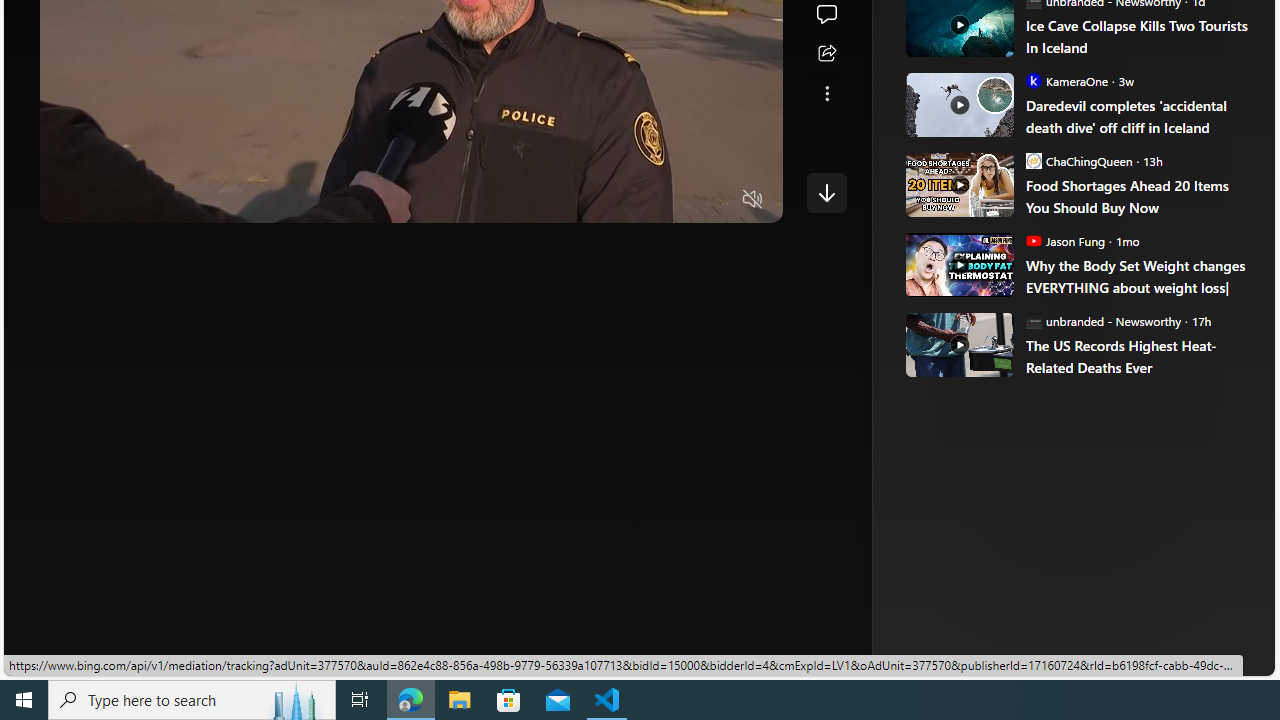 This screenshot has width=1280, height=720. Describe the element at coordinates (752, 200) in the screenshot. I see `'Unmute'` at that location.